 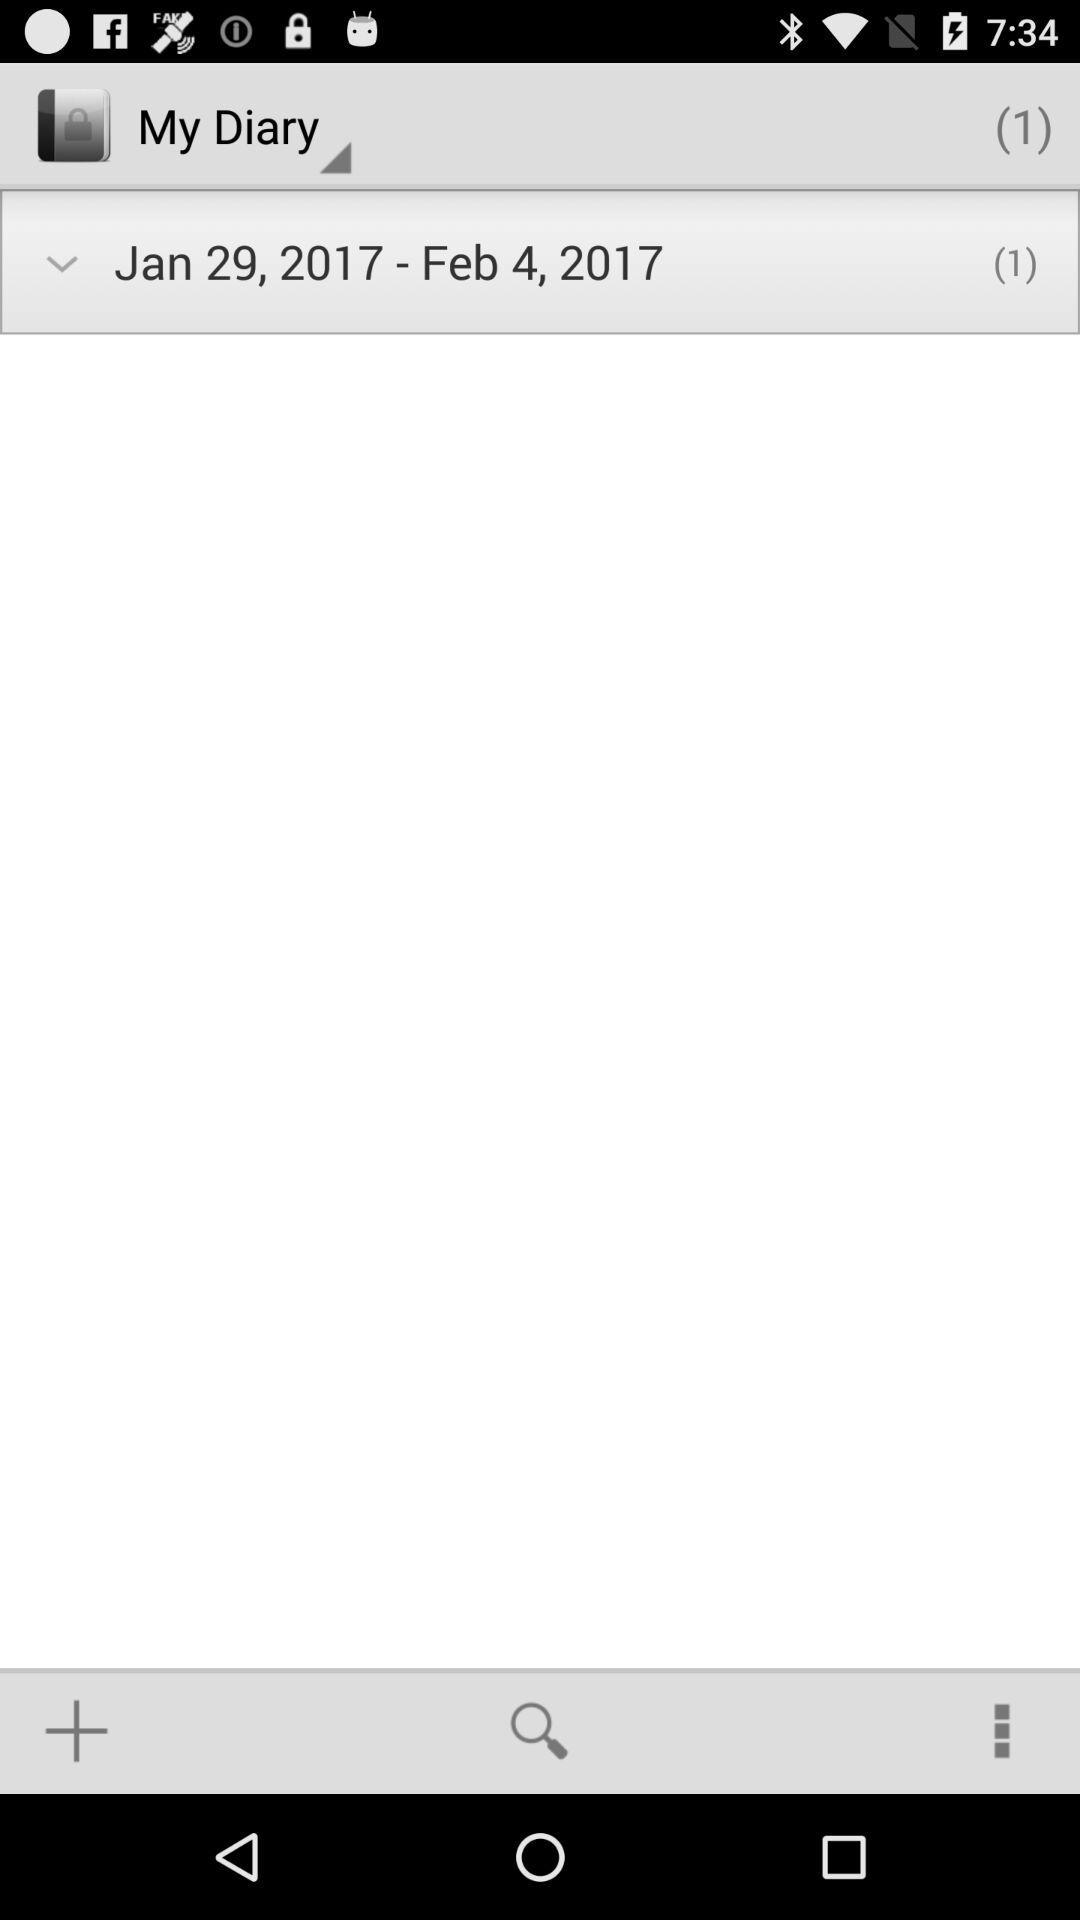 What do you see at coordinates (1002, 1730) in the screenshot?
I see `the icon at the bottom right corner` at bounding box center [1002, 1730].